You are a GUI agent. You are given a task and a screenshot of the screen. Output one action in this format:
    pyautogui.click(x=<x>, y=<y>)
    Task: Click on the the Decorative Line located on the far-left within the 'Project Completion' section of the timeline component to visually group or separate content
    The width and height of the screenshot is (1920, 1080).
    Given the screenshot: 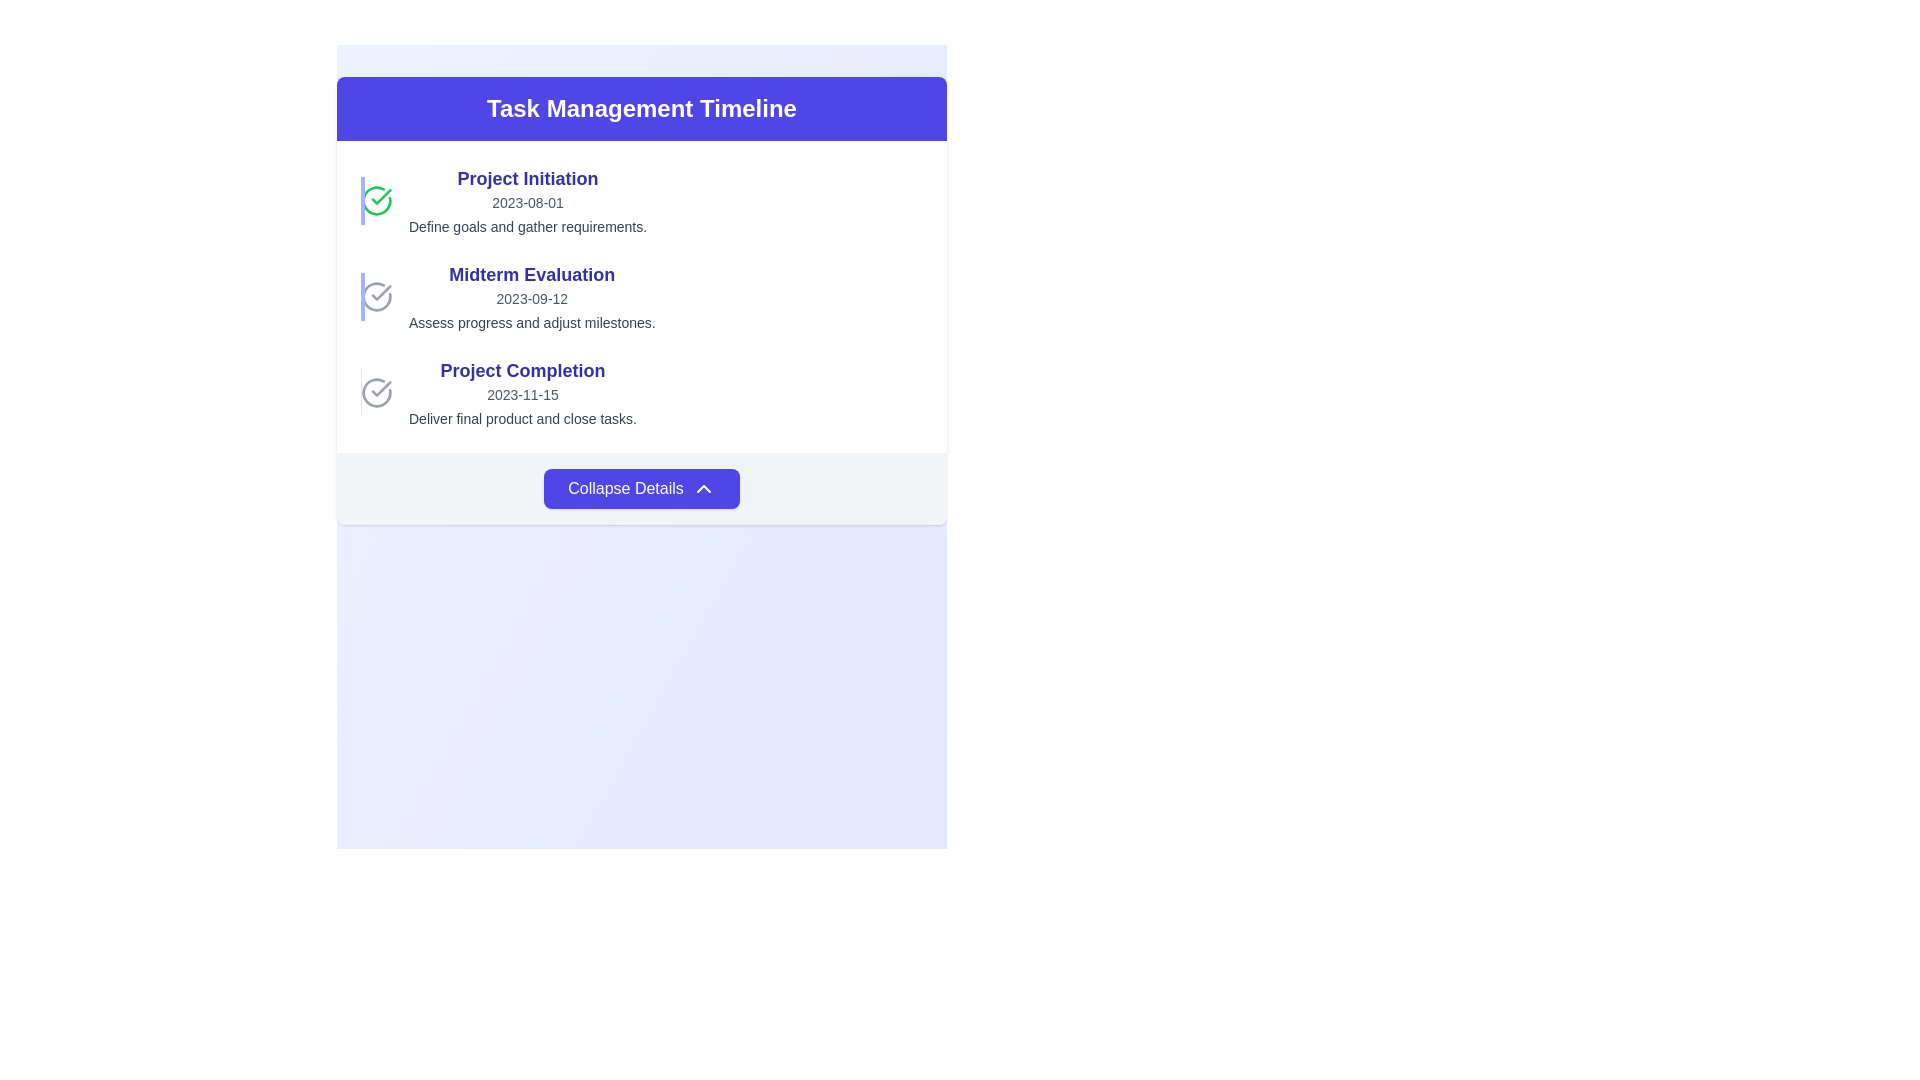 What is the action you would take?
    pyautogui.click(x=361, y=393)
    